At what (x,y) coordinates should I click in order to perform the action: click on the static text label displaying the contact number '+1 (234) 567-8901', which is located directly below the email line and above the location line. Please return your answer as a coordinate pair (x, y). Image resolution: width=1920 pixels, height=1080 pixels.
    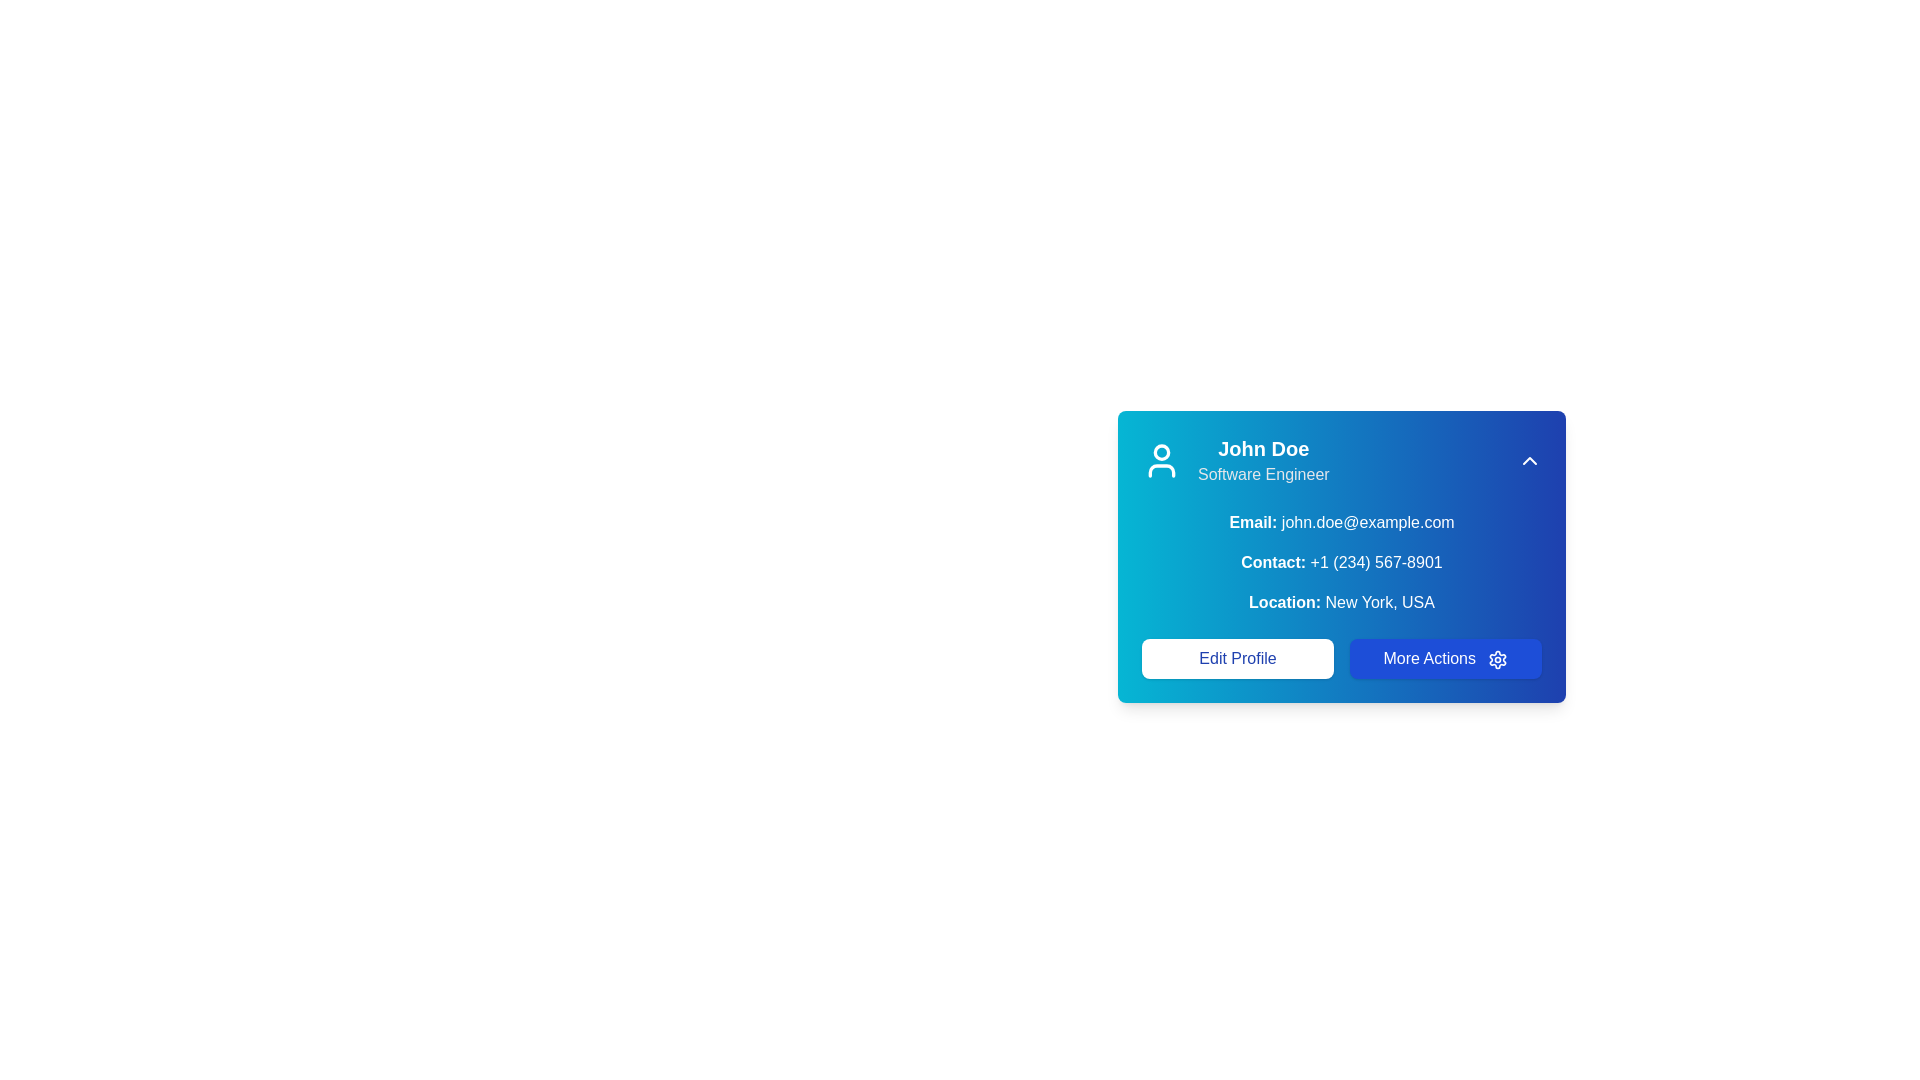
    Looking at the image, I should click on (1342, 563).